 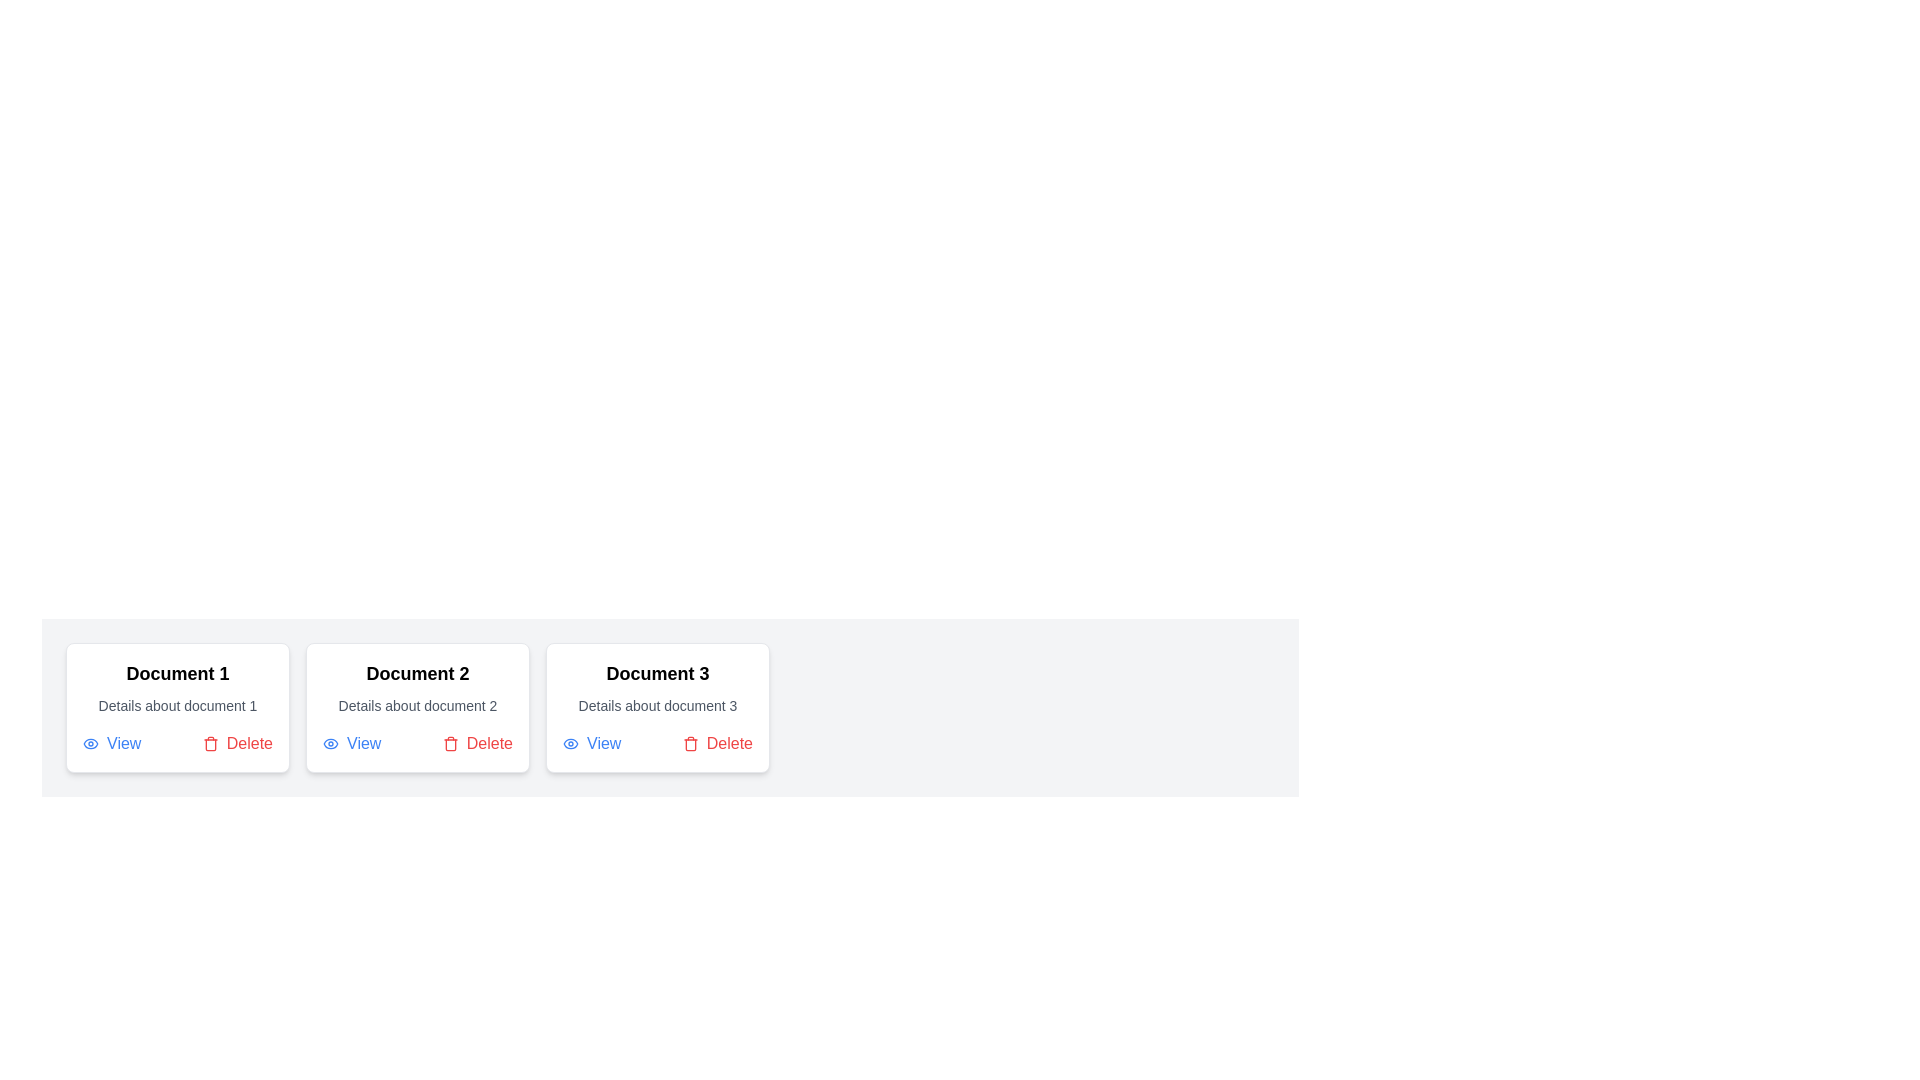 What do you see at coordinates (657, 674) in the screenshot?
I see `the Text Label that serves as the title for 'Document 3', located in the center of the interface within the third card, positioned towards the top of the card` at bounding box center [657, 674].